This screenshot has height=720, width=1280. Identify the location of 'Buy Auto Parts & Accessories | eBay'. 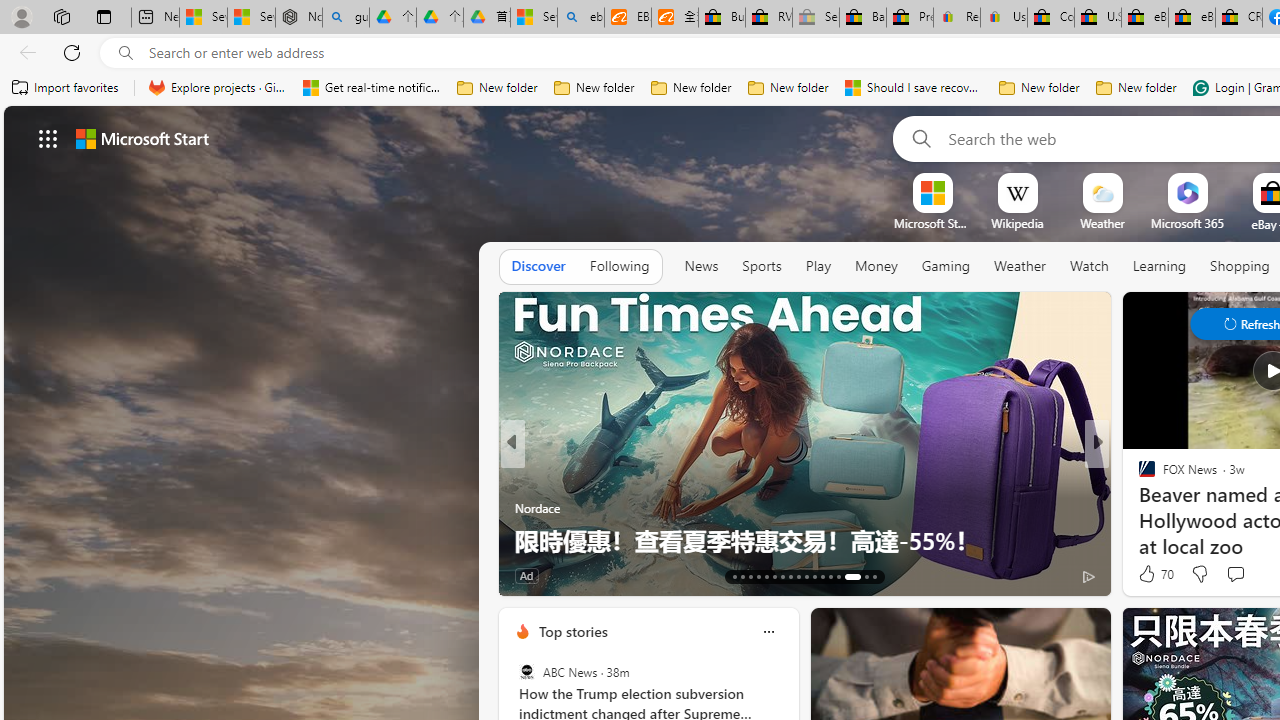
(720, 17).